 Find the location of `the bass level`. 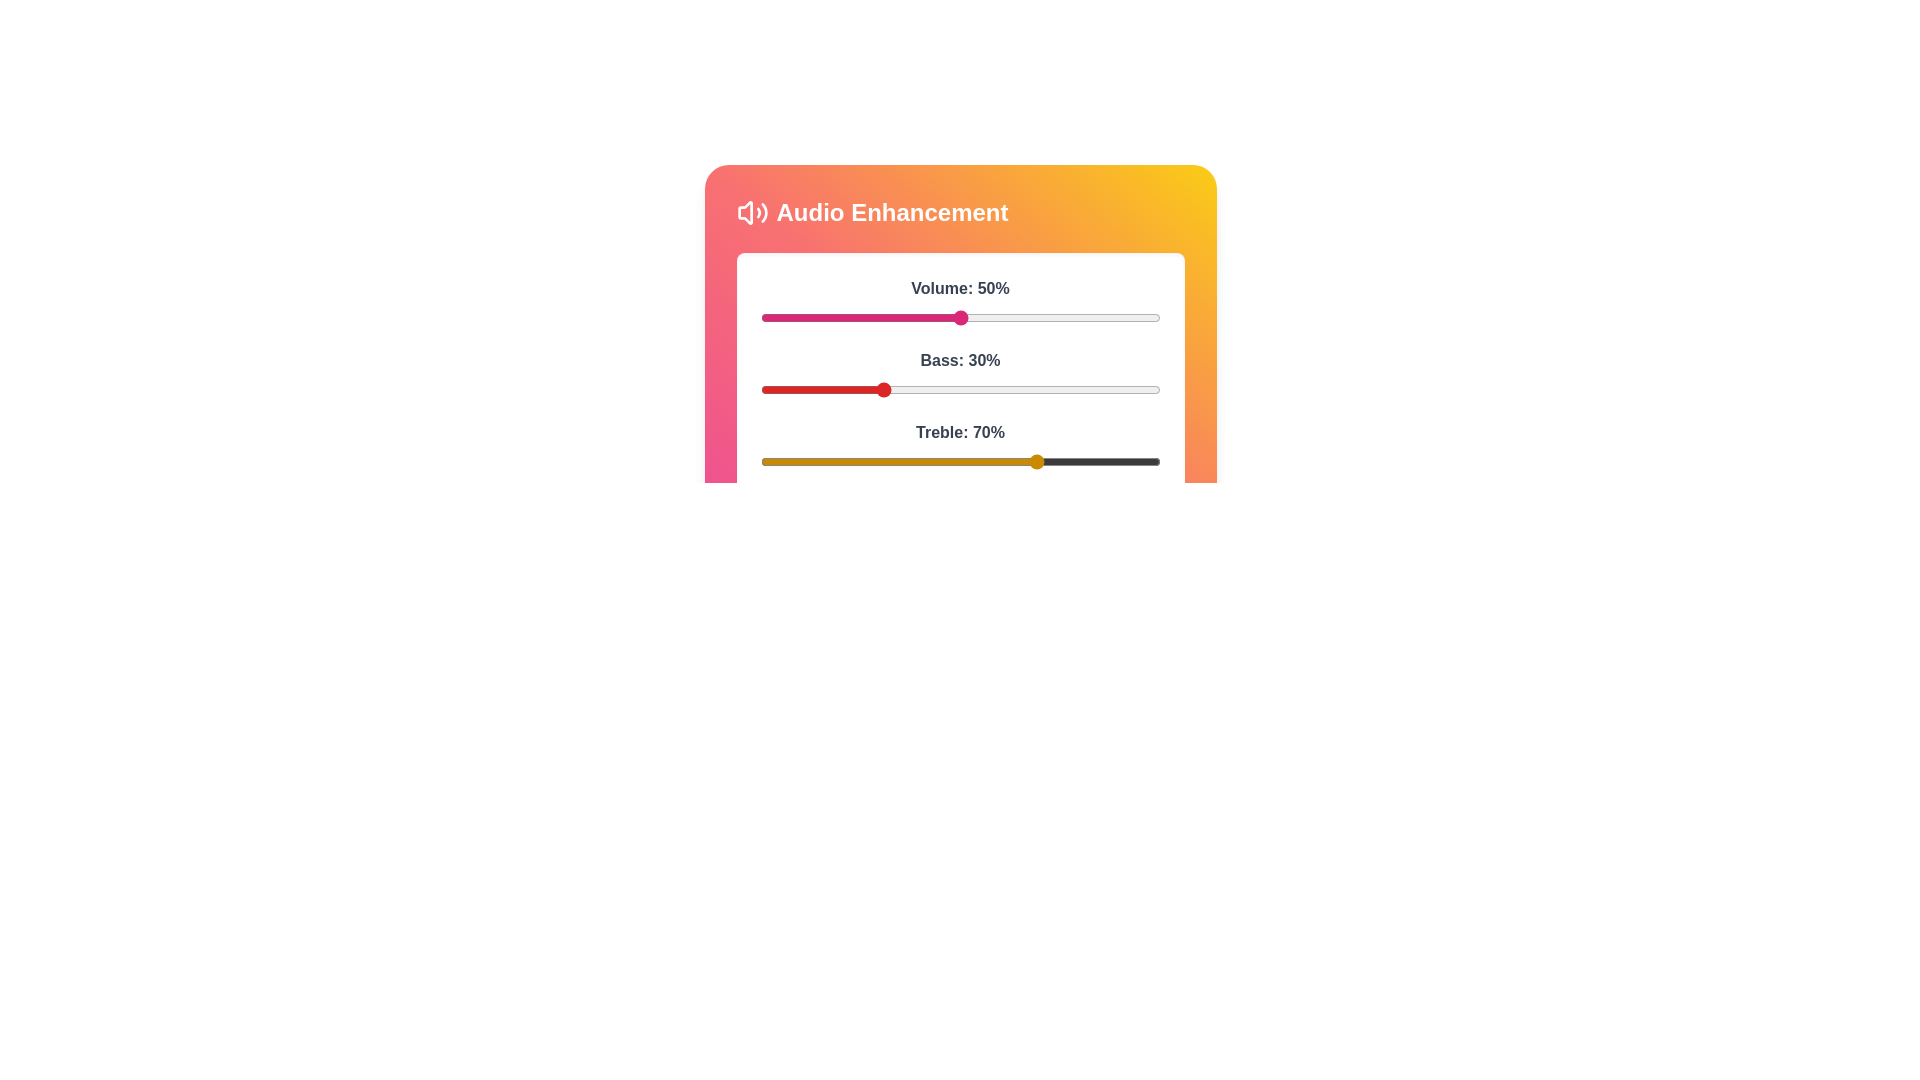

the bass level is located at coordinates (988, 389).